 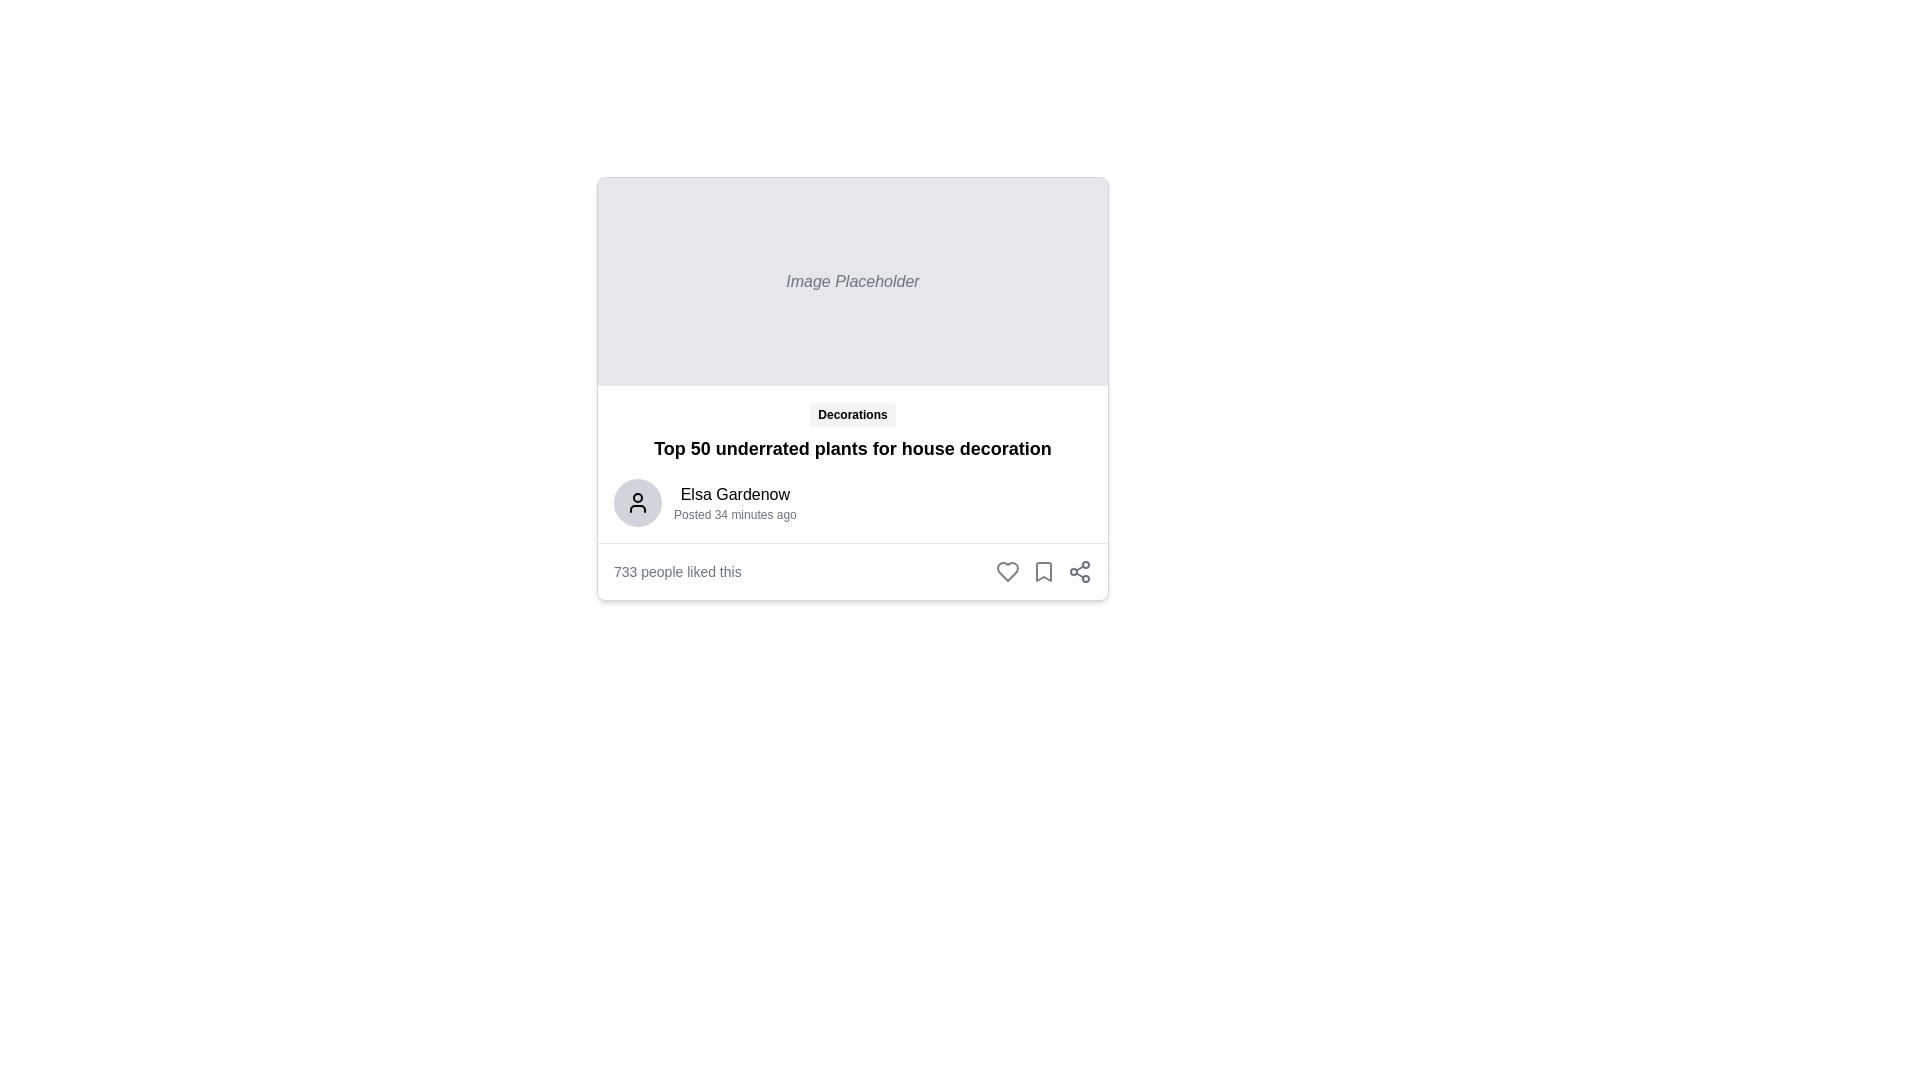 I want to click on the bookmark icon button, which is the second in a group of three buttons at the bottom-right of the card layout, so click(x=1042, y=571).